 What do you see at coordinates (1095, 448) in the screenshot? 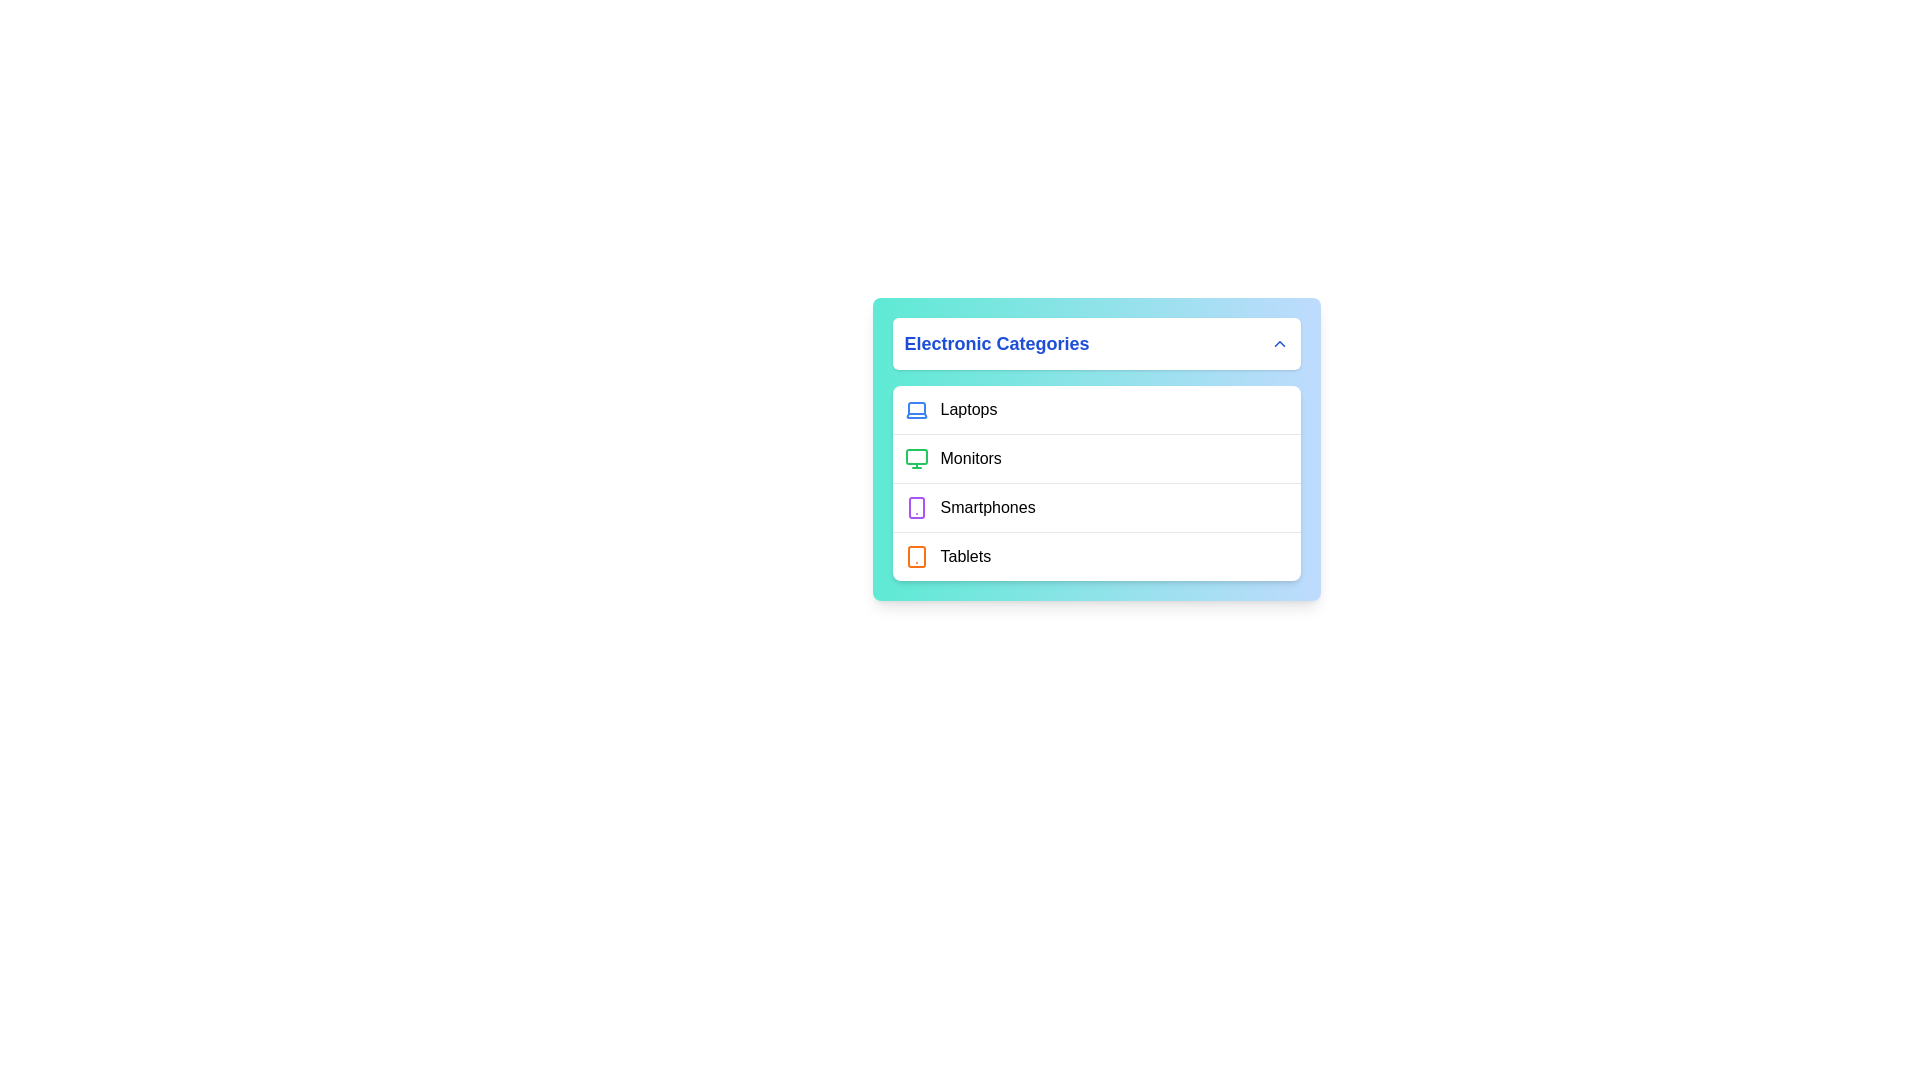
I see `the list item labeled 'Monitors', which is the second item in the 'Electronic Categories' list` at bounding box center [1095, 448].